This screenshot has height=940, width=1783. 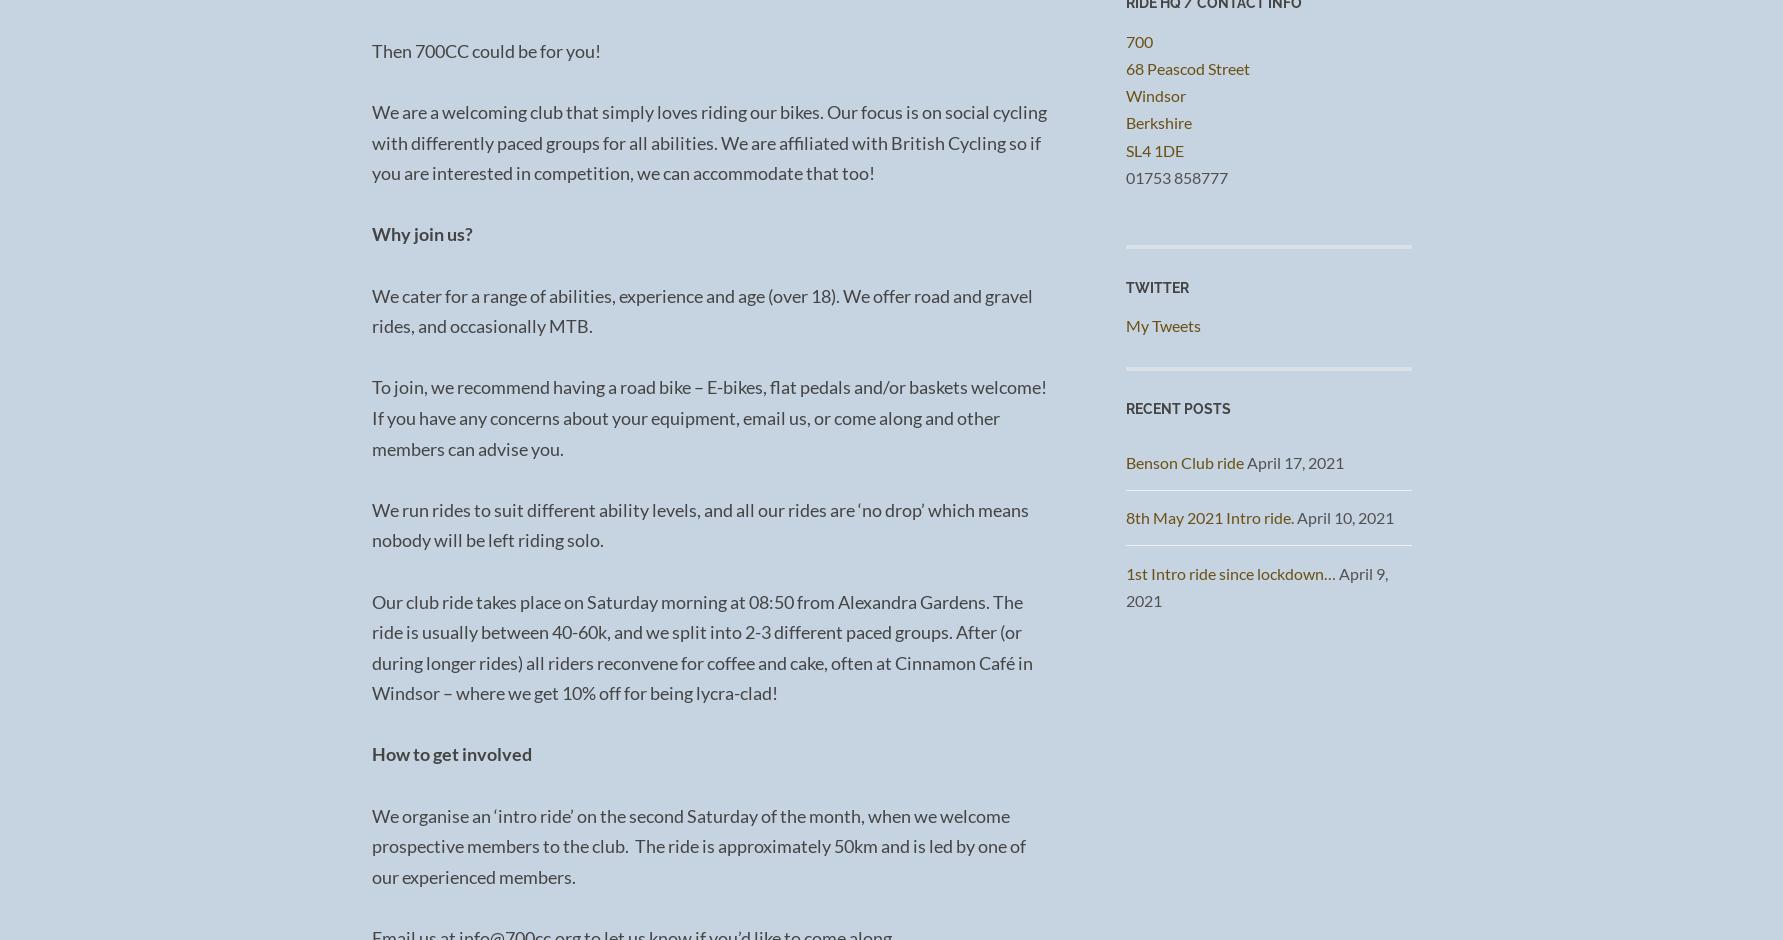 I want to click on '8th May 2021 Intro ride.', so click(x=1209, y=516).